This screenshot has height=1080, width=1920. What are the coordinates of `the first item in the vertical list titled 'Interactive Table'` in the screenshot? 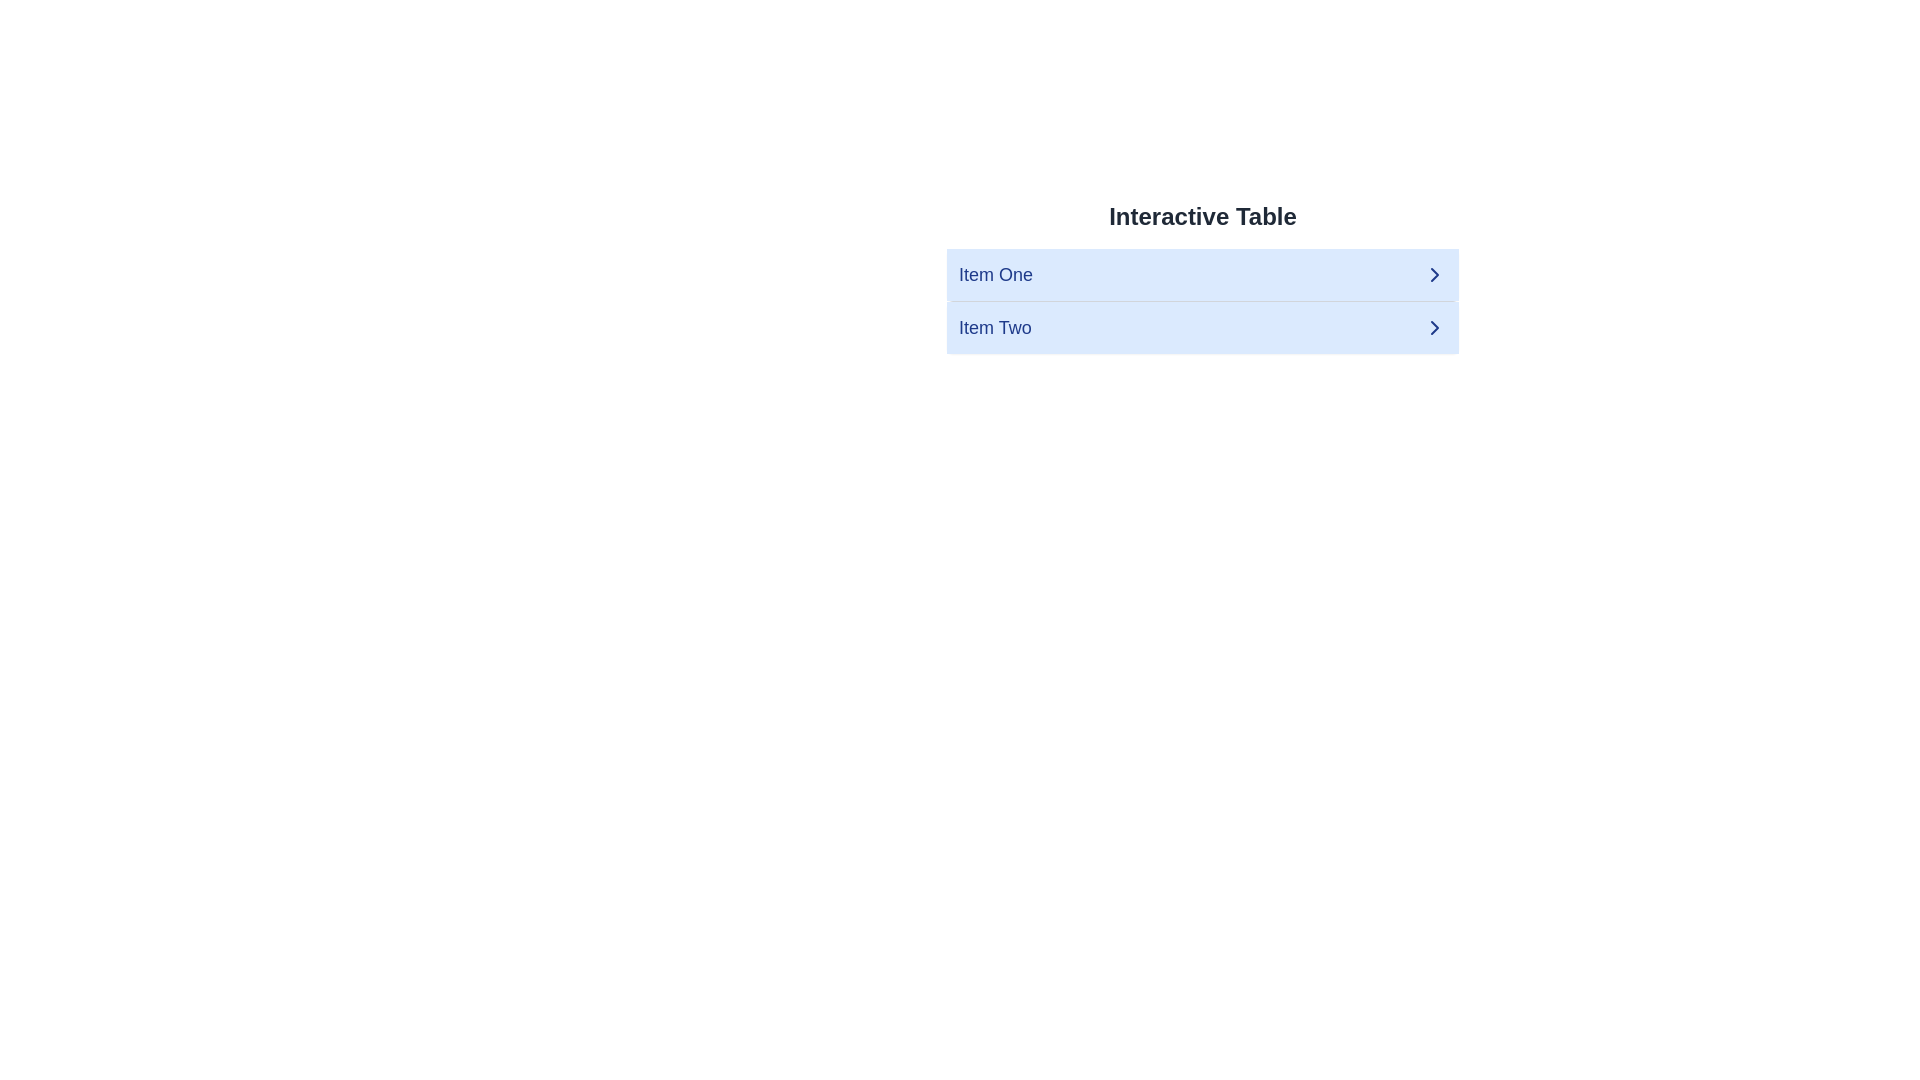 It's located at (1202, 274).